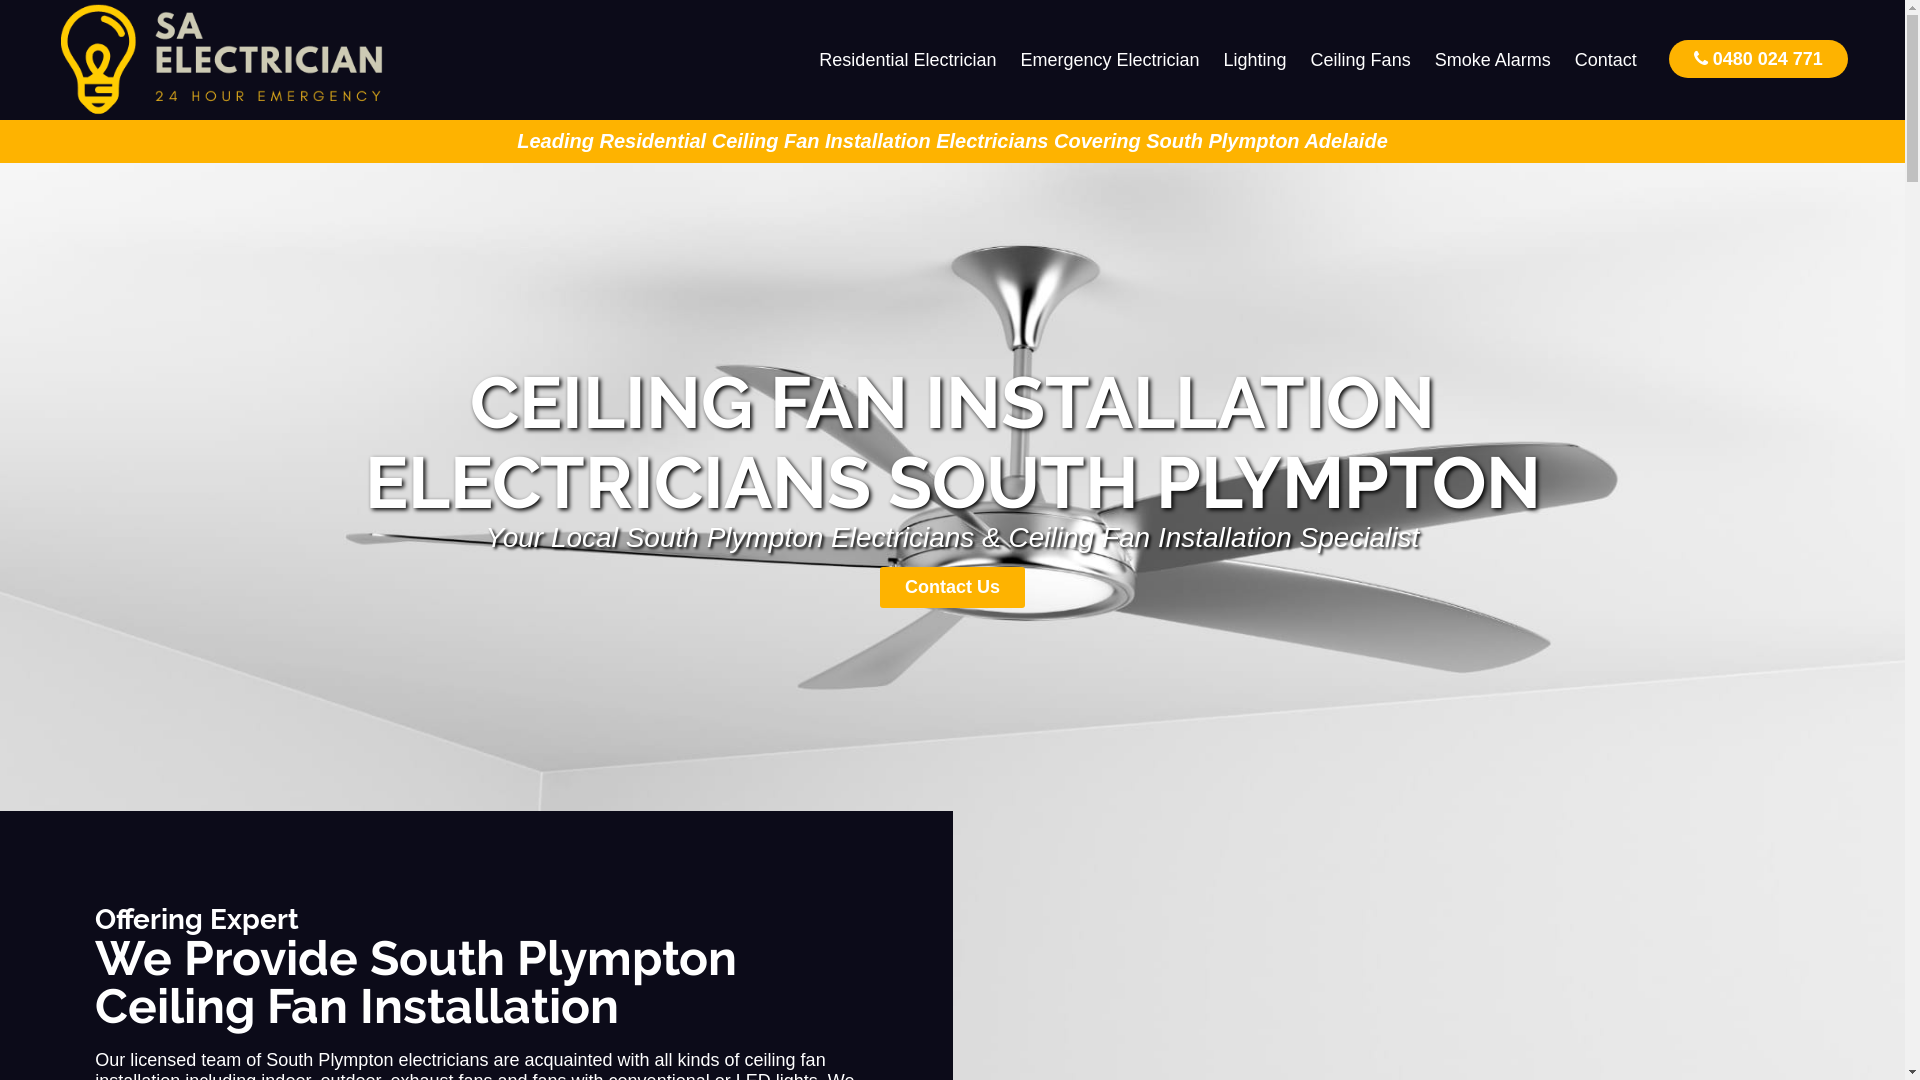 This screenshot has width=1920, height=1080. What do you see at coordinates (1492, 59) in the screenshot?
I see `'Smoke Alarms'` at bounding box center [1492, 59].